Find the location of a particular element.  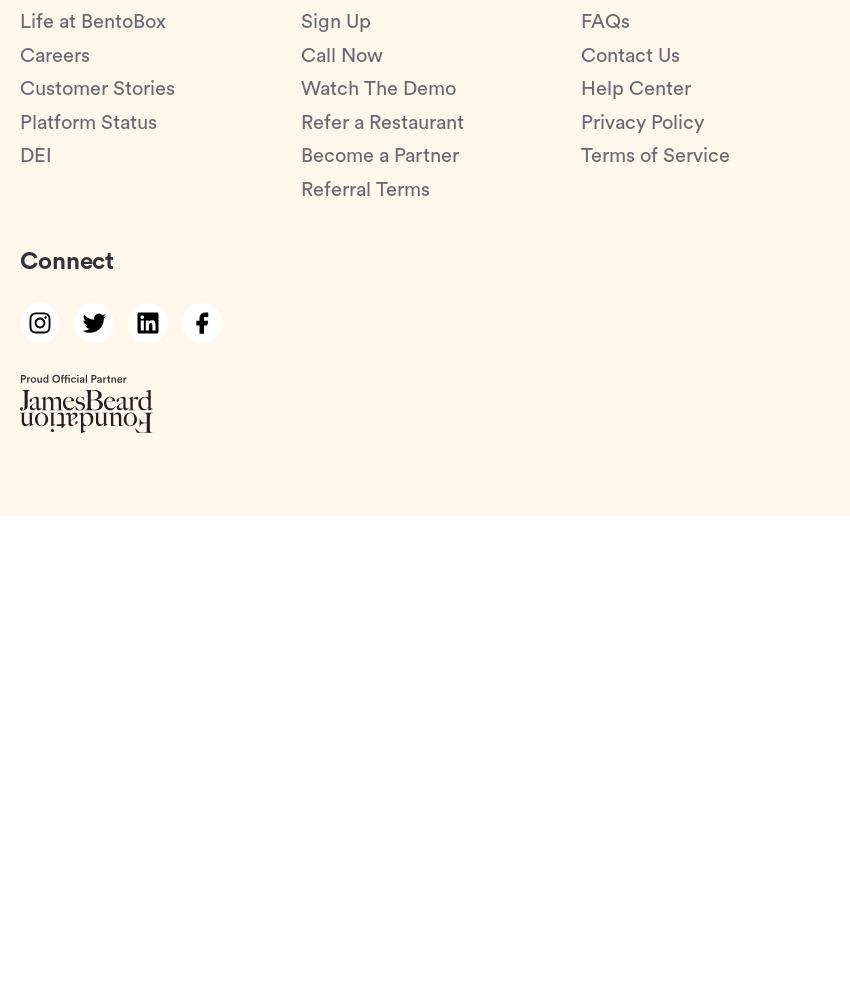

'Terms of Service' is located at coordinates (655, 155).